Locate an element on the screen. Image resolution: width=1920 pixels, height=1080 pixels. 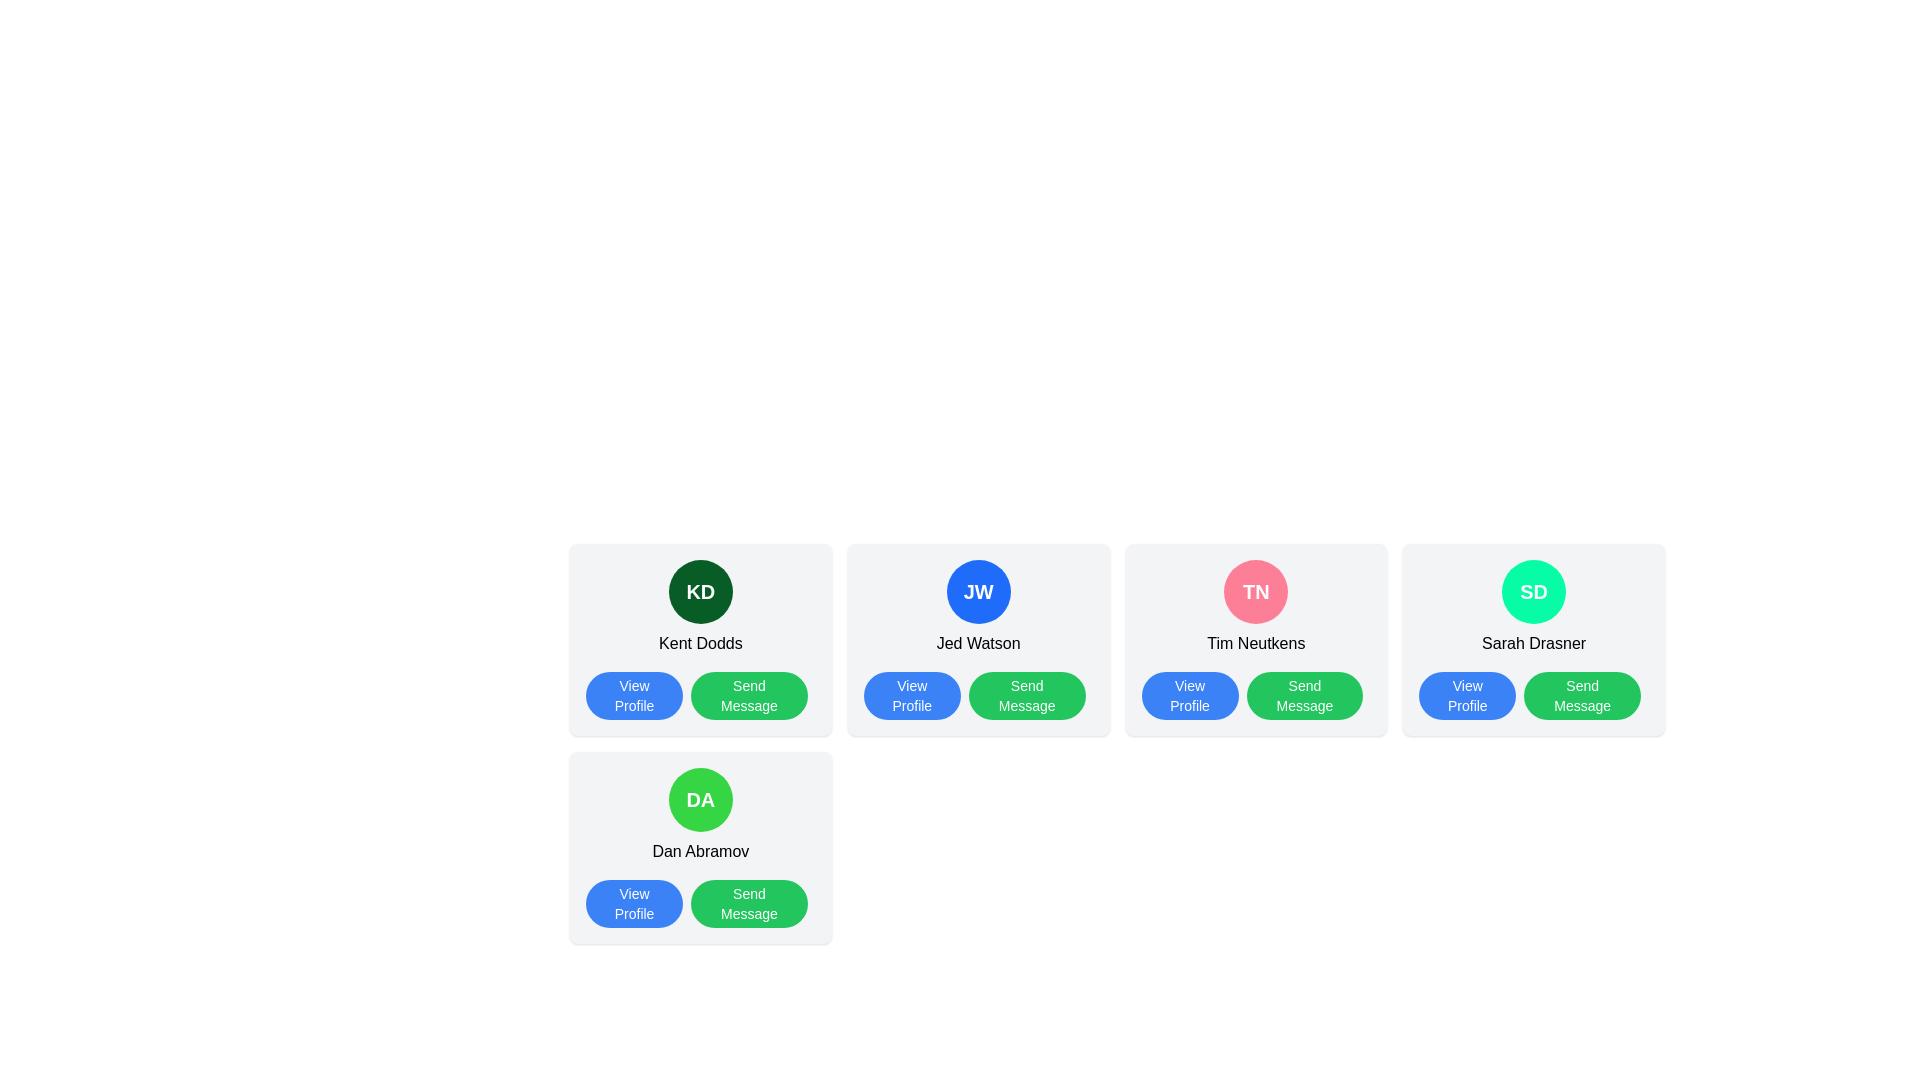
the text label that serves as an avatar or identification badge for a user, located at the center of the circular badge on the third card in the top row of a grid layout is located at coordinates (1255, 590).